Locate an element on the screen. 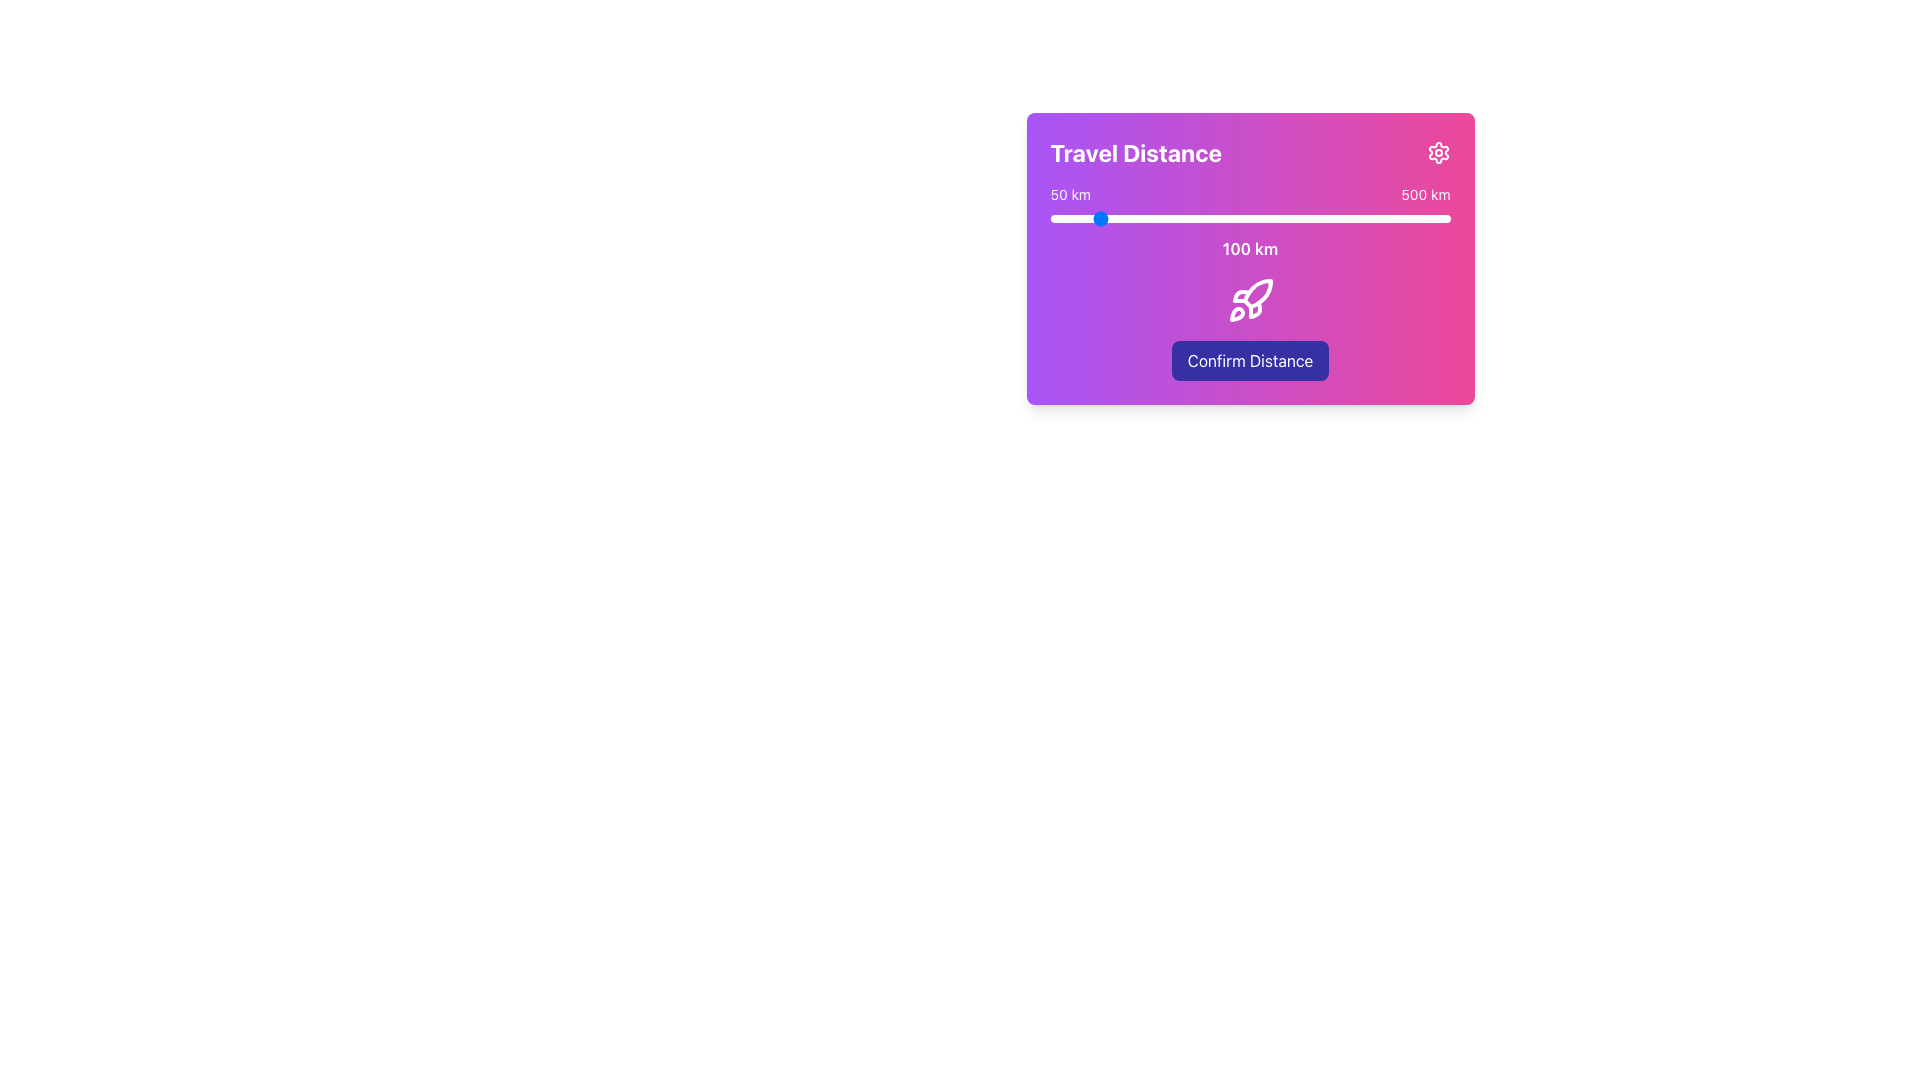  the confirmation button located at the bottom center of the travel distance configuration card to activate the hover effect is located at coordinates (1249, 361).